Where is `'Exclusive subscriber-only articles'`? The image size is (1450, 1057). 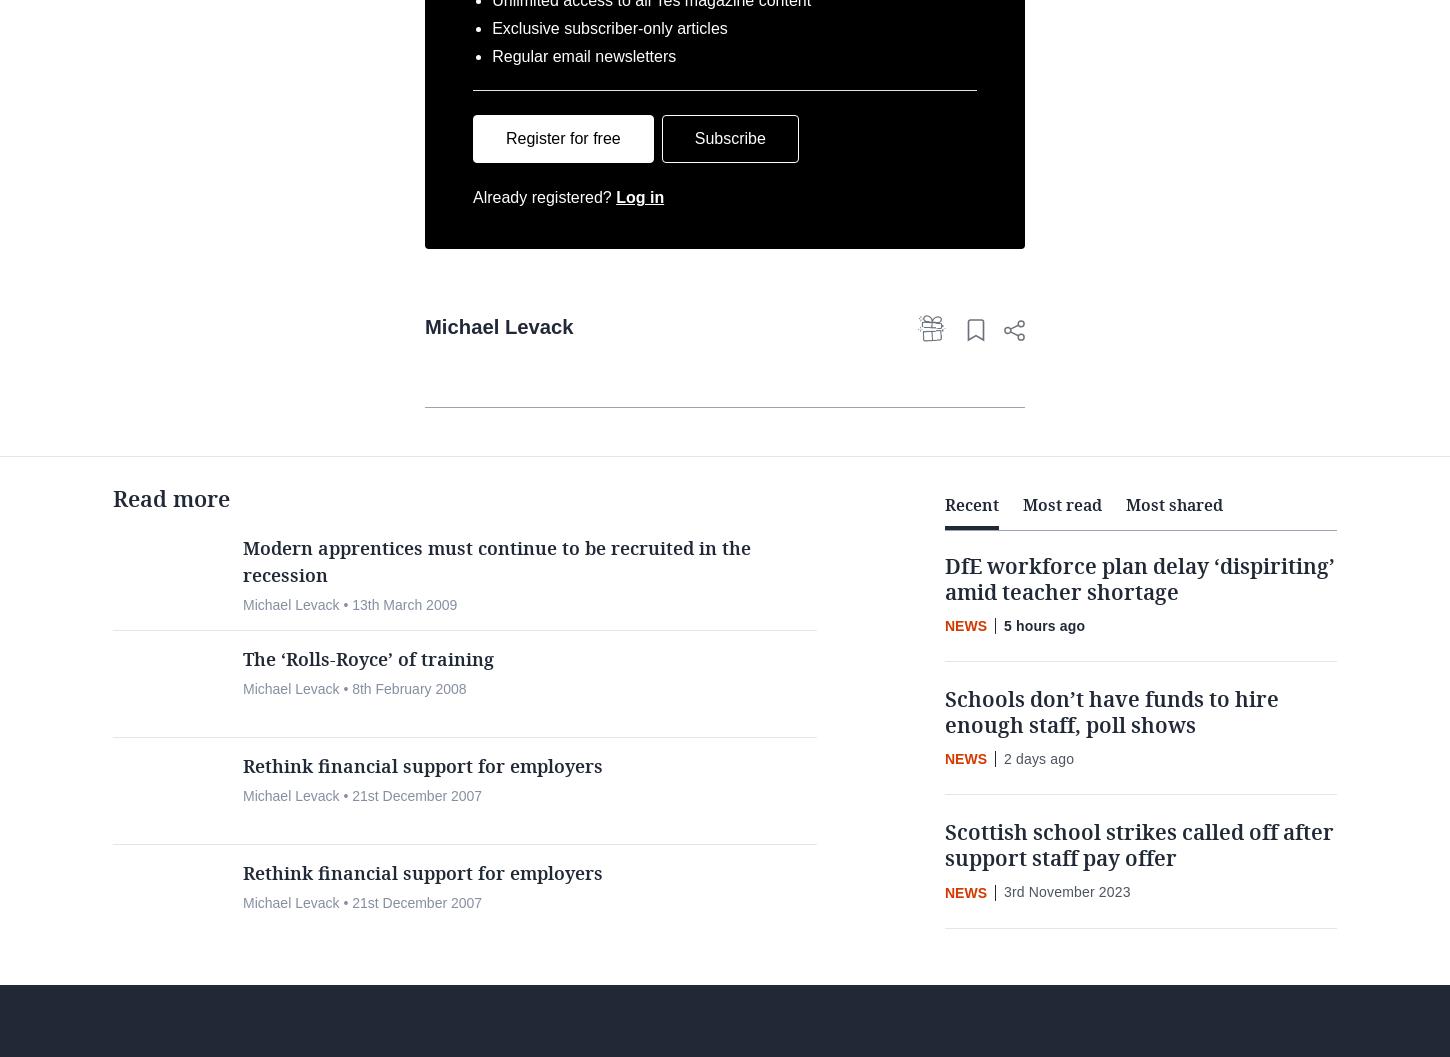
'Exclusive subscriber-only articles' is located at coordinates (611, 97).